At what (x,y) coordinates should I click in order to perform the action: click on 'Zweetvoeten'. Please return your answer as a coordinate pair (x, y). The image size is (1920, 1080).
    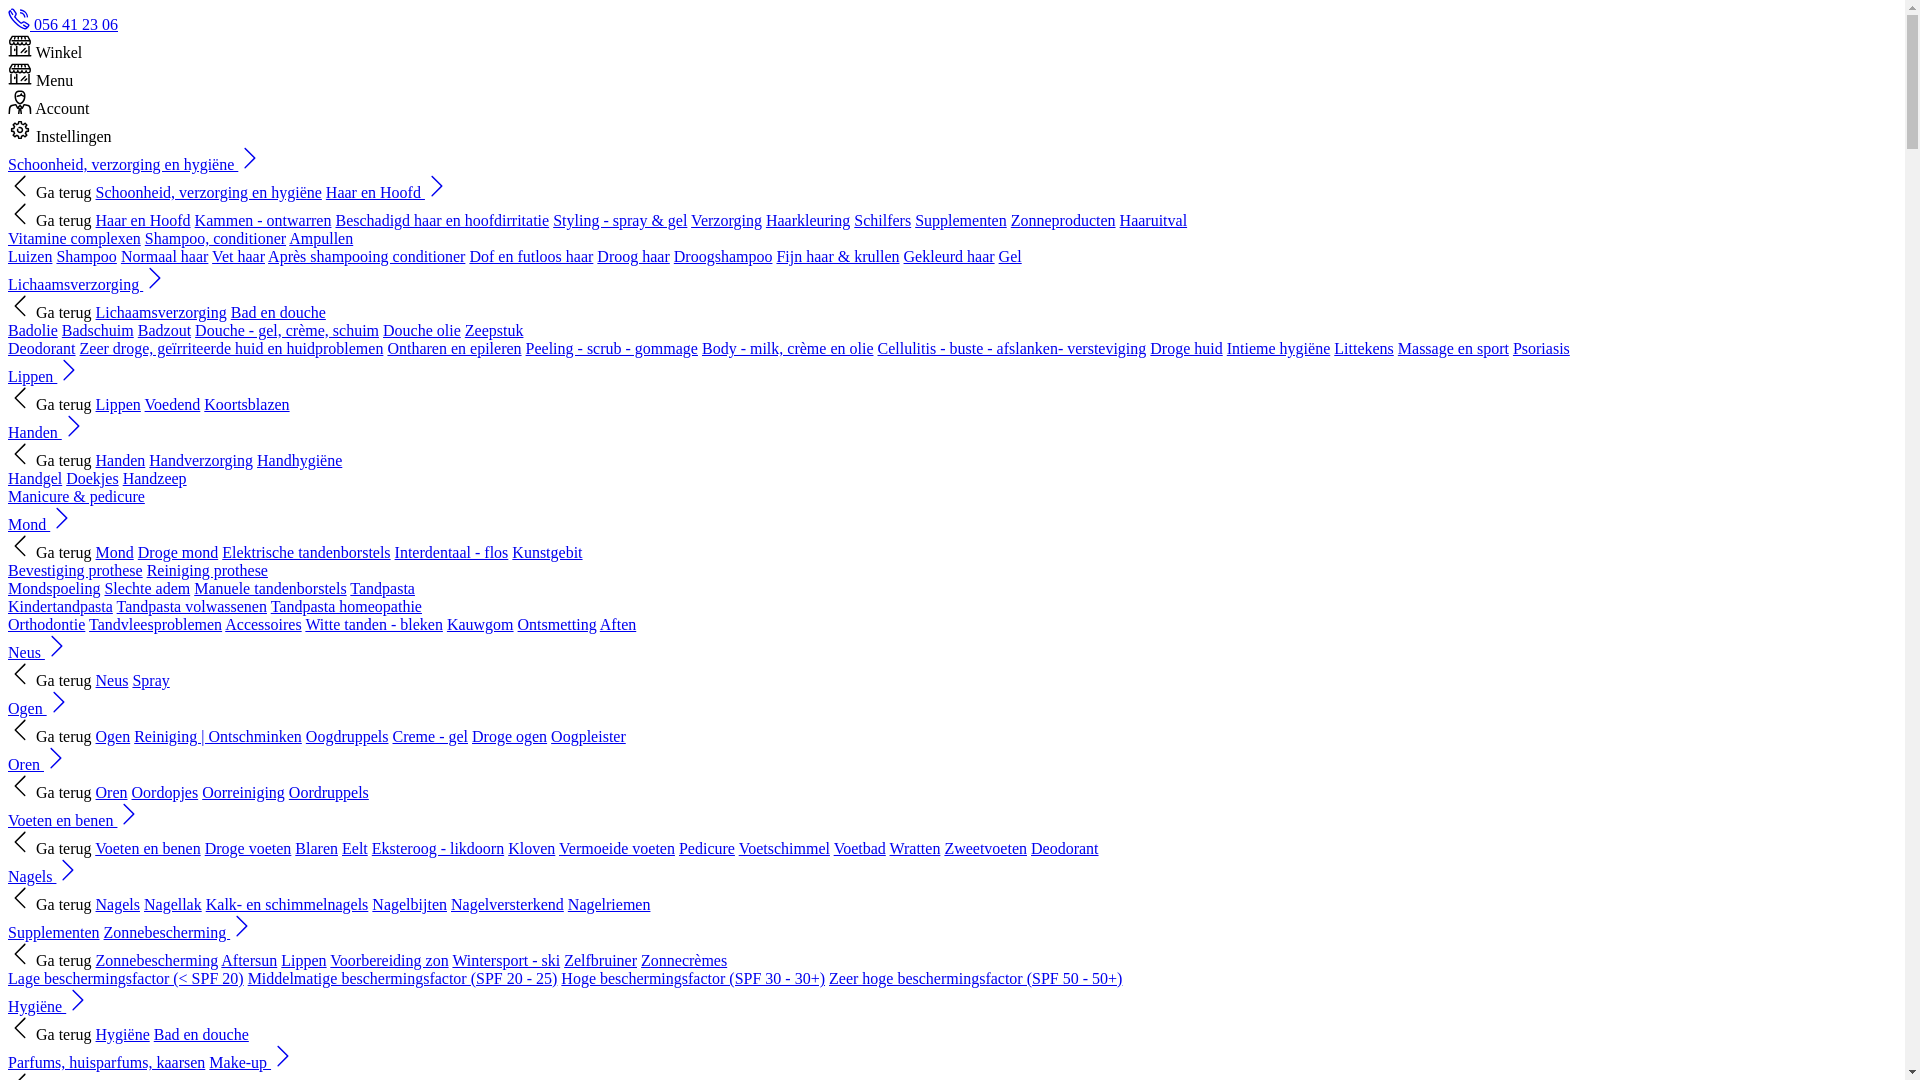
    Looking at the image, I should click on (985, 848).